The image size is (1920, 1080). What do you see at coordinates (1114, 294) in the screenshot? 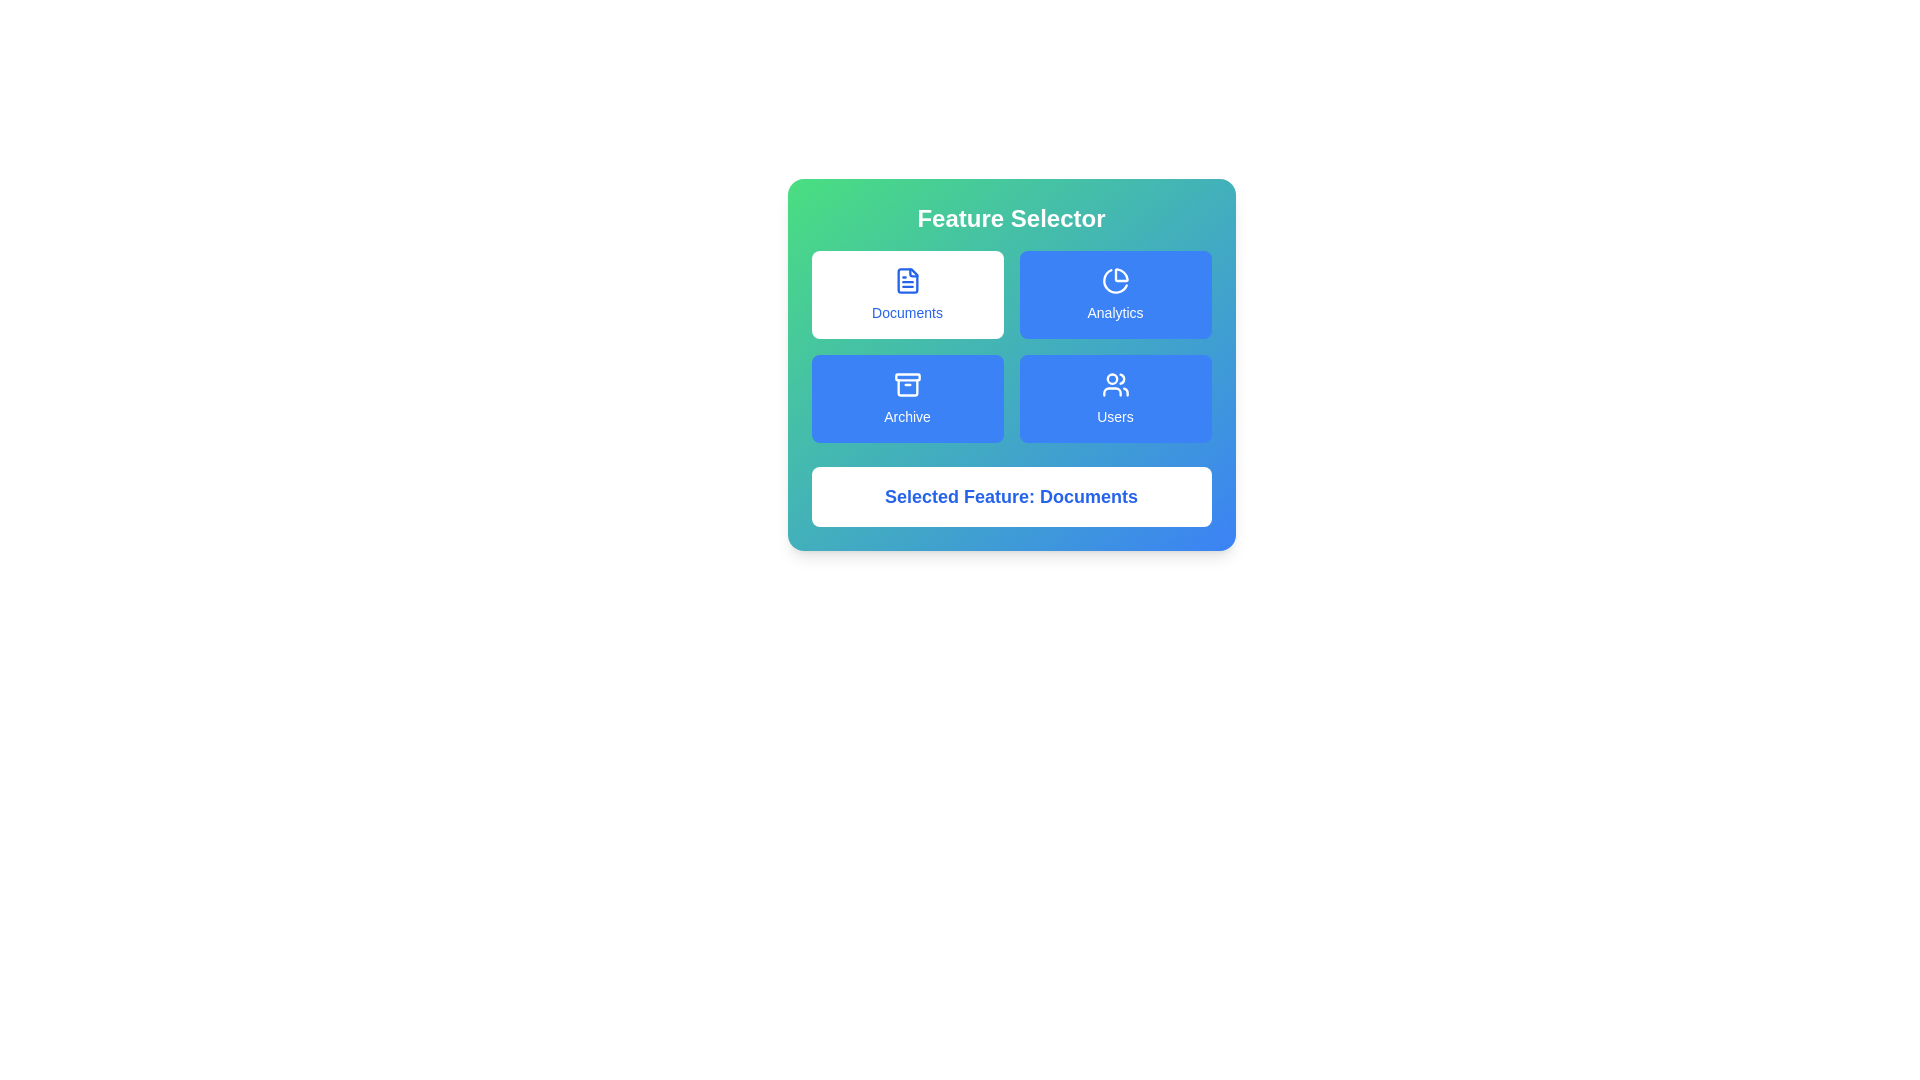
I see `the button labeled 'Analytics'` at bounding box center [1114, 294].